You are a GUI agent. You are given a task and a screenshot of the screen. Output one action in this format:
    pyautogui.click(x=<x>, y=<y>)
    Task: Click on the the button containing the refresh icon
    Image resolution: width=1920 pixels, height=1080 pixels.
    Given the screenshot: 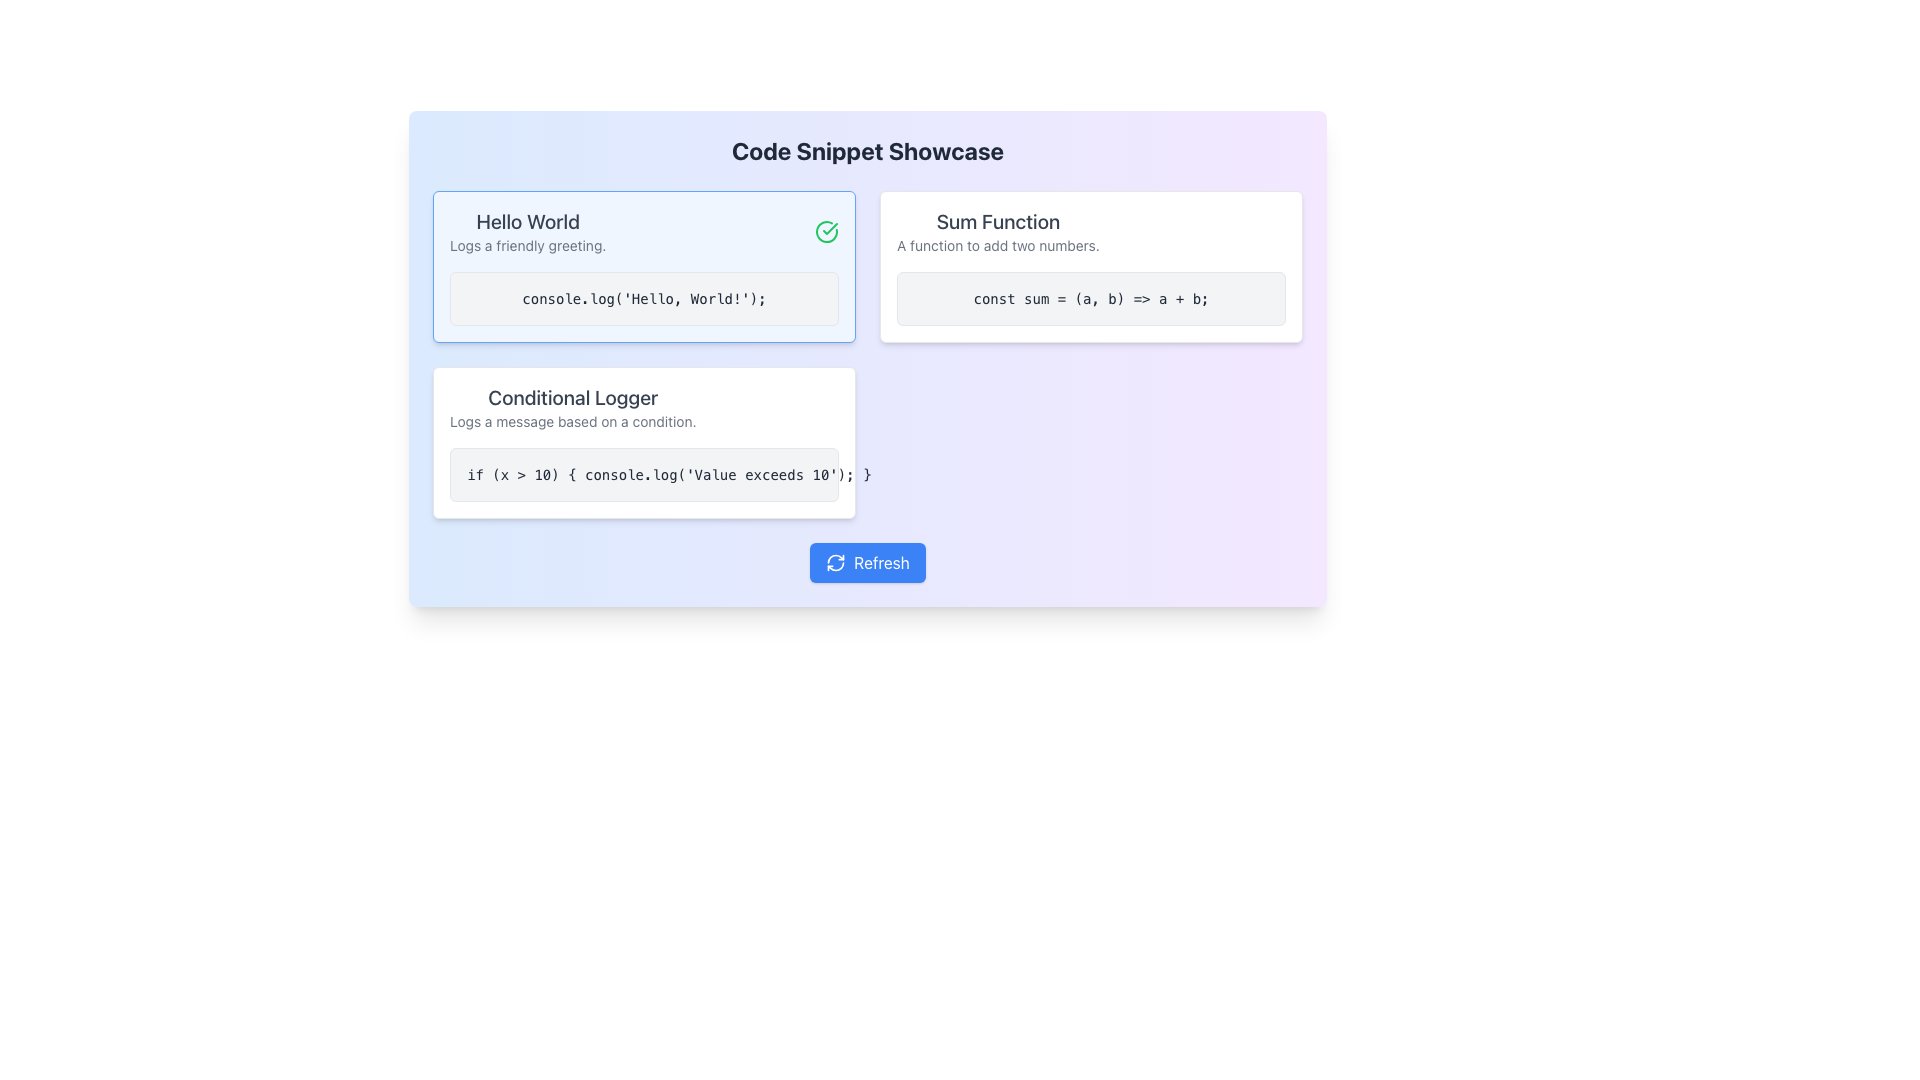 What is the action you would take?
    pyautogui.click(x=836, y=563)
    